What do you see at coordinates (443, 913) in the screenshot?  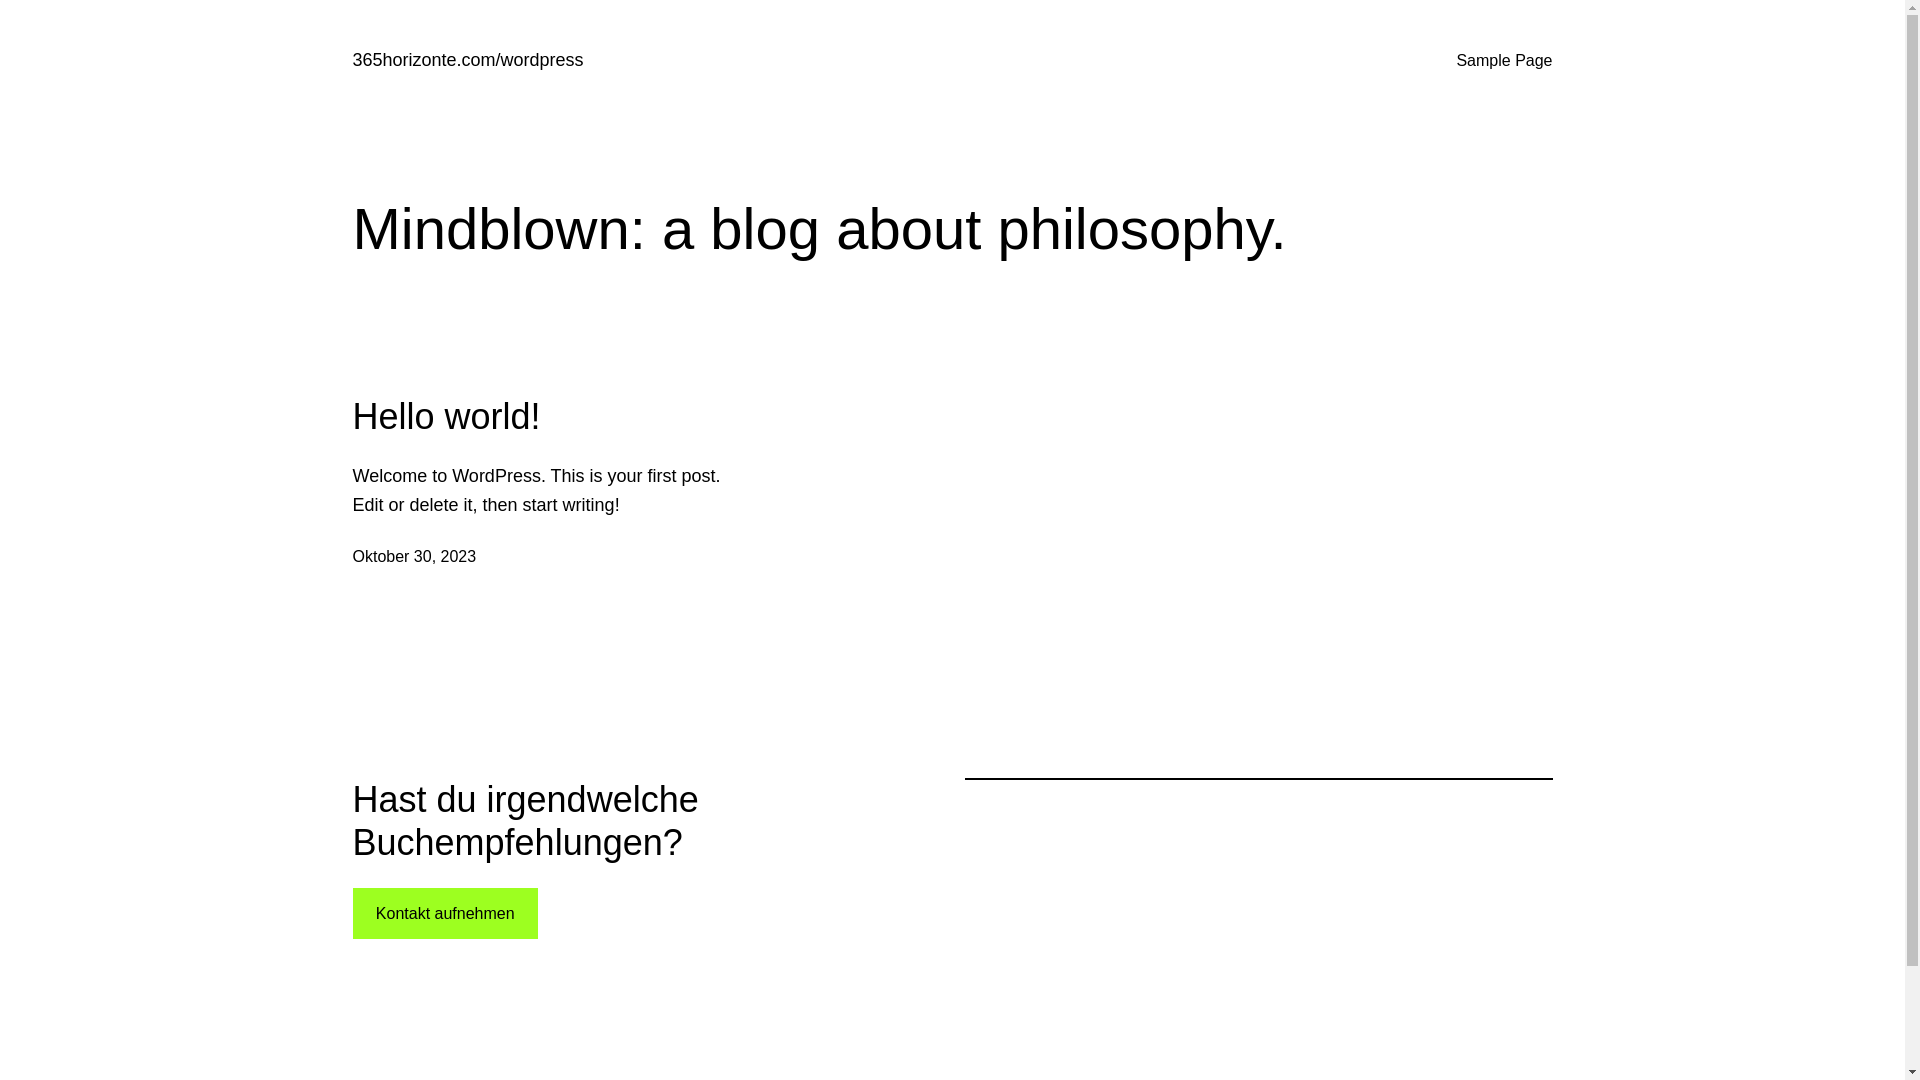 I see `'Kontakt aufnehmen'` at bounding box center [443, 913].